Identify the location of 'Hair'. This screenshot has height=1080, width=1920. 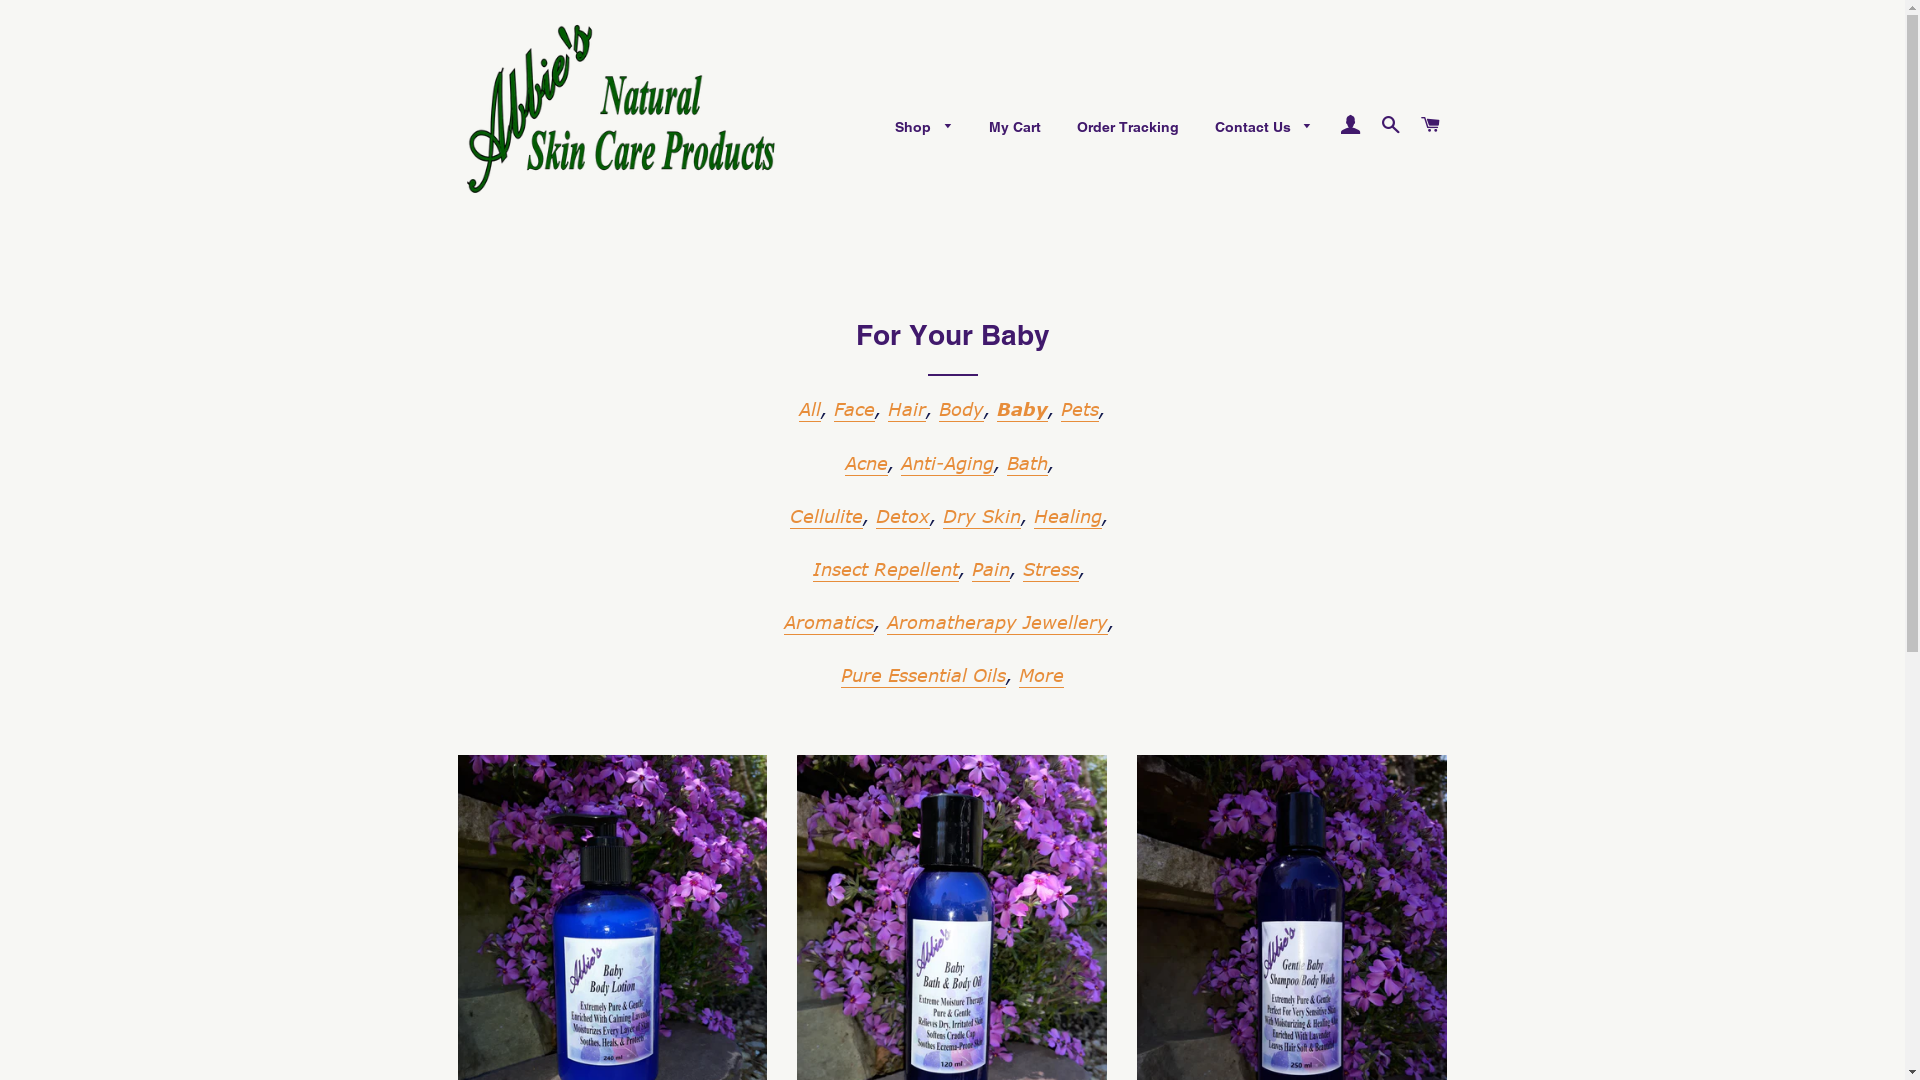
(887, 408).